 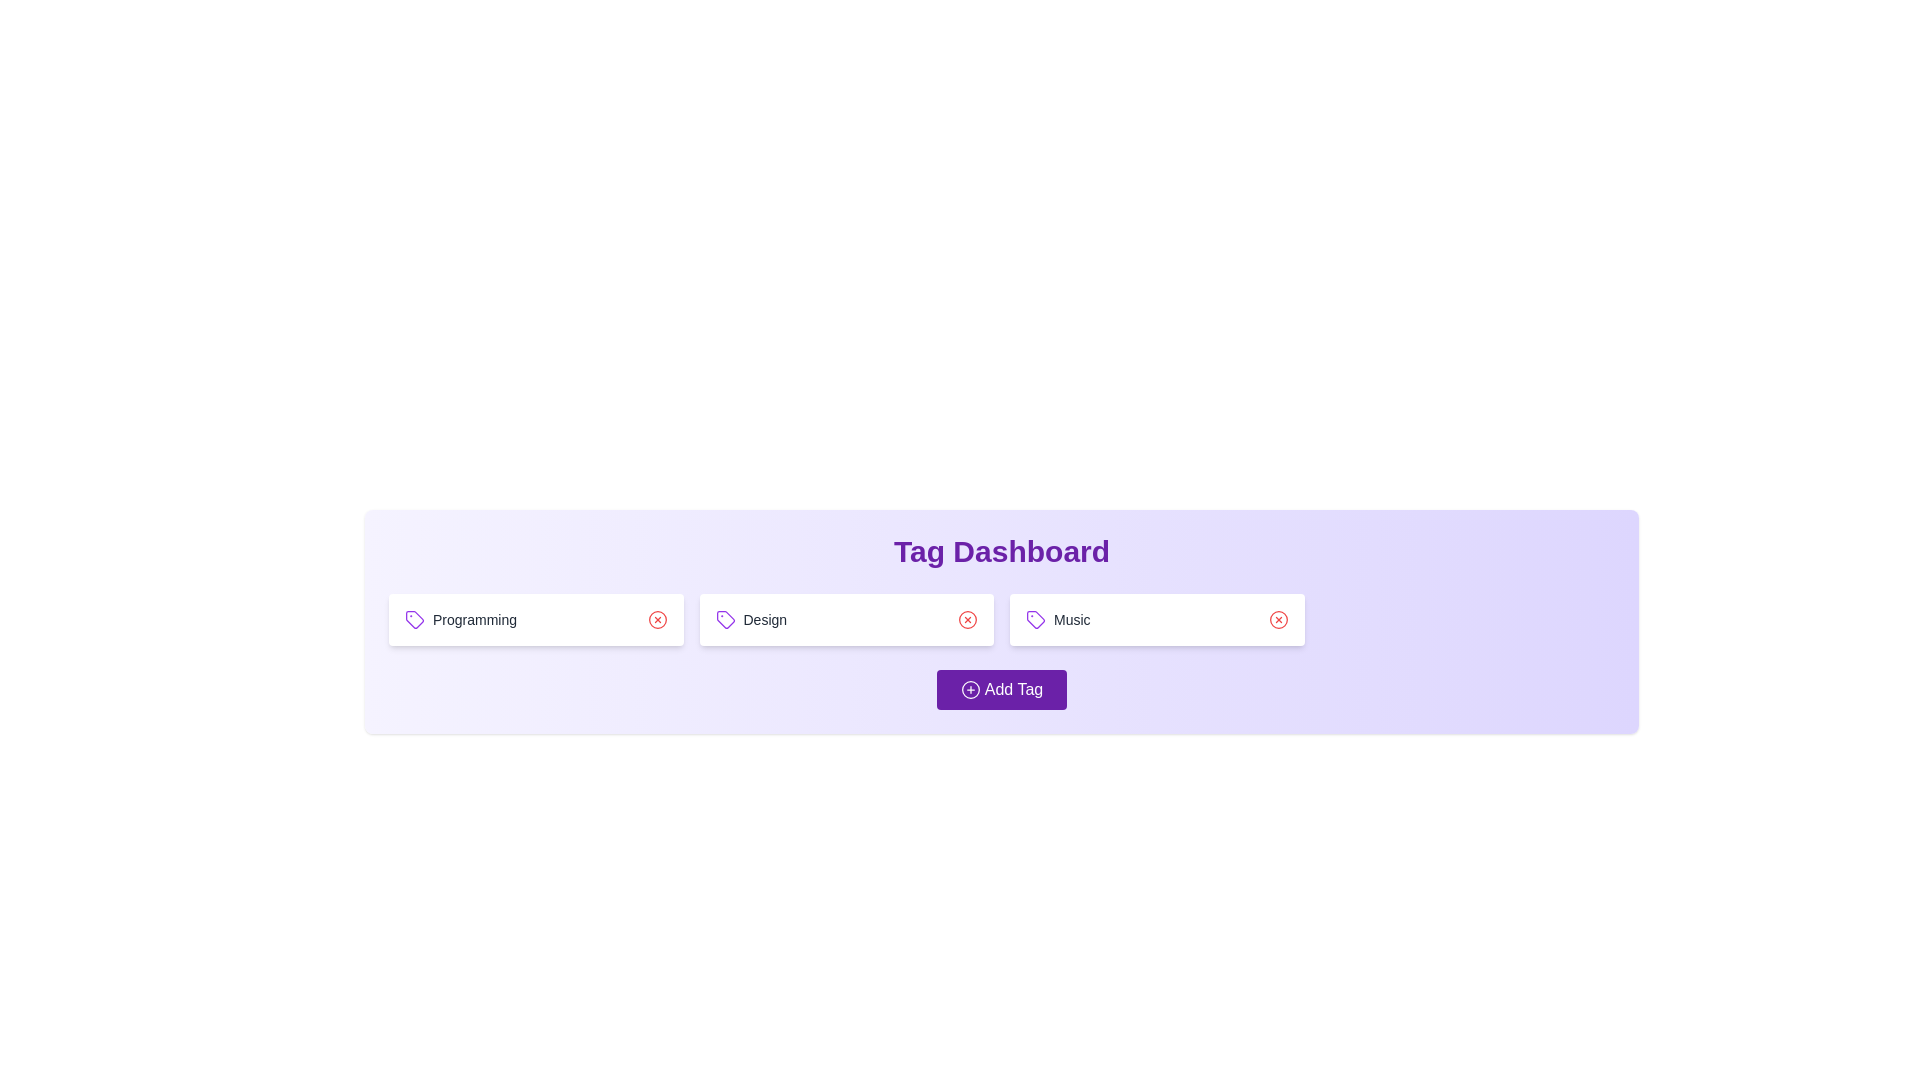 I want to click on the filled SVG Circle located inside the 'Add Tag' button at the bottom center of the interface, so click(x=970, y=689).